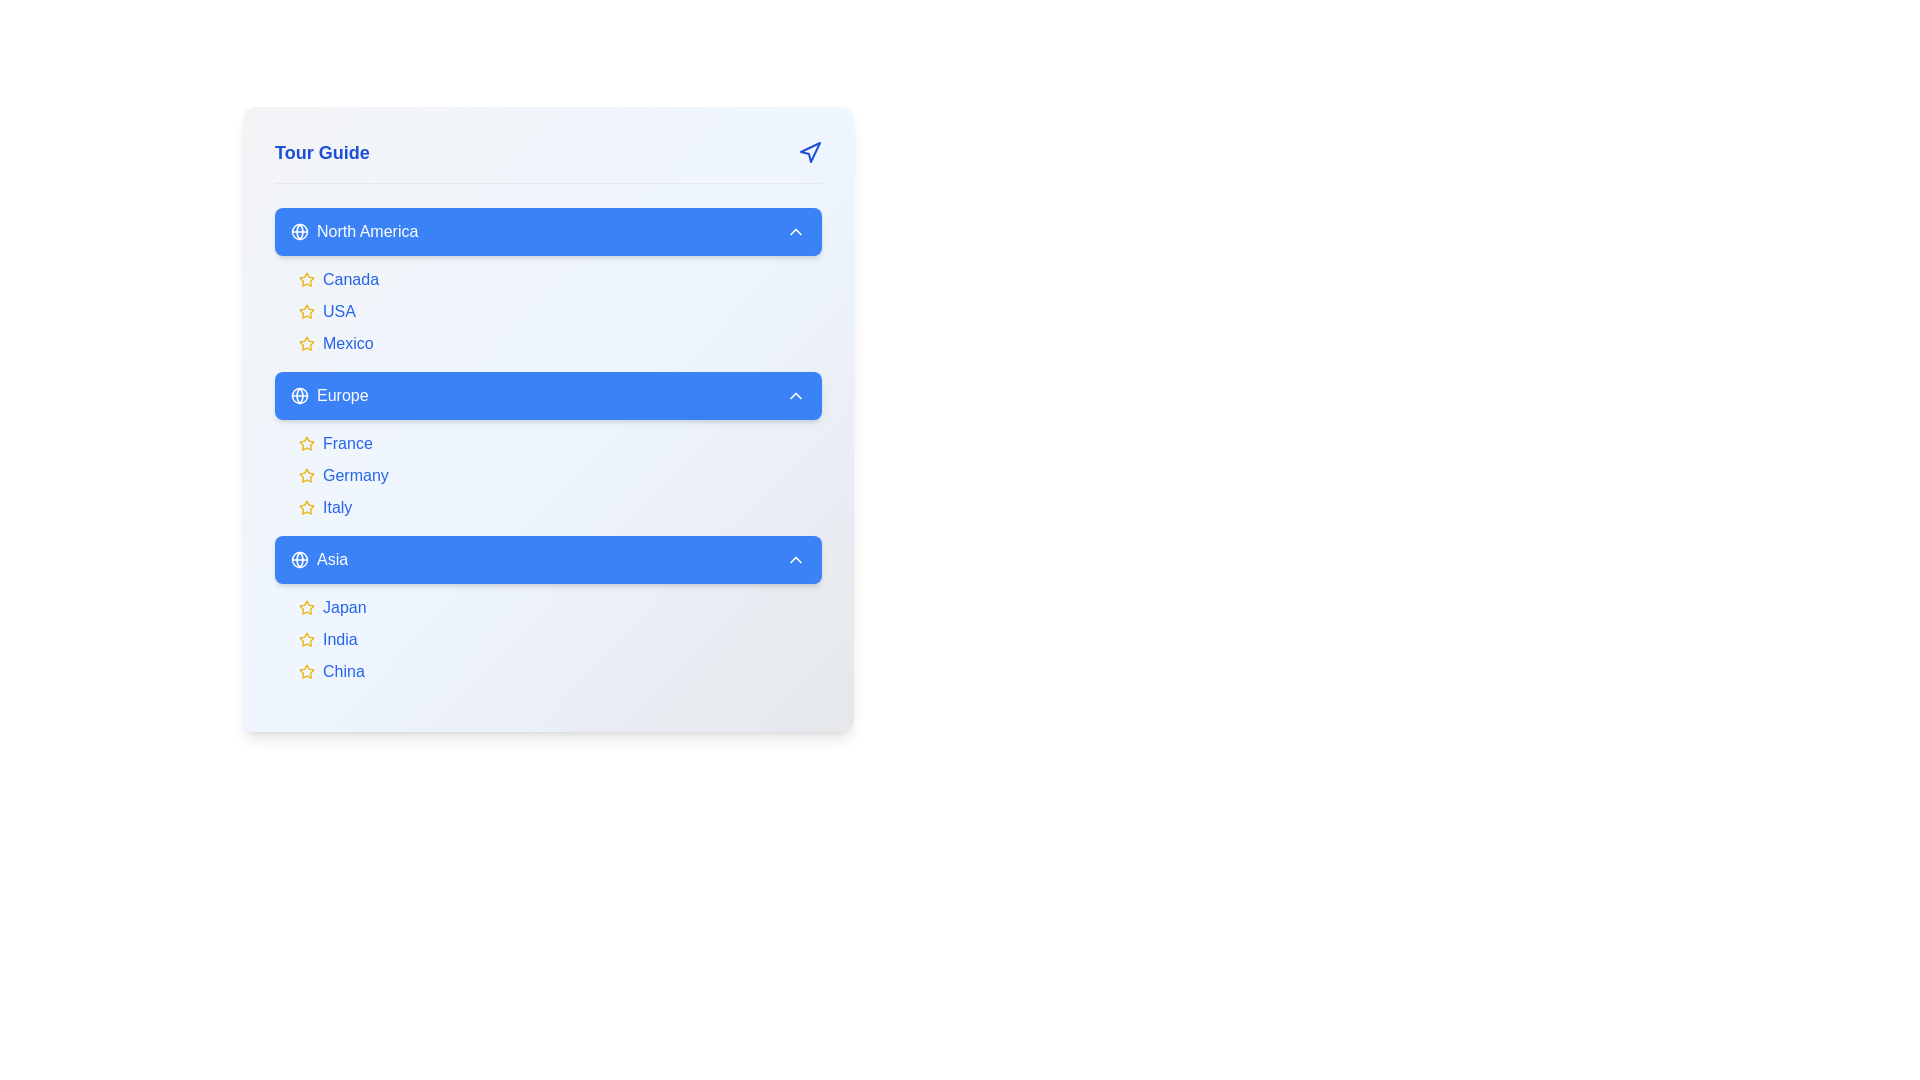 This screenshot has height=1080, width=1920. Describe the element at coordinates (306, 442) in the screenshot. I see `the star-shaped icon rendered in yellow, located beside the text labeled 'France' in the second collapsible section 'Europe'` at that location.